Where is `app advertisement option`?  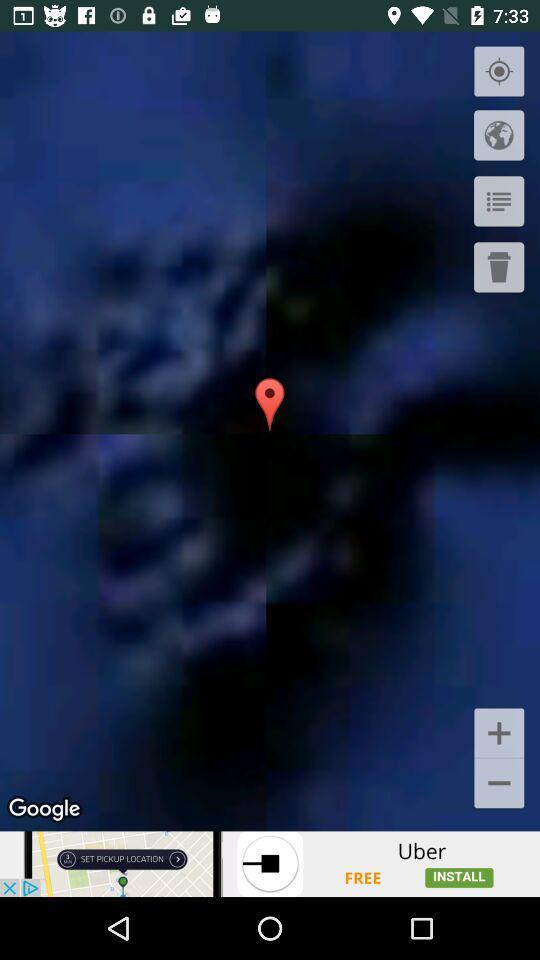
app advertisement option is located at coordinates (270, 863).